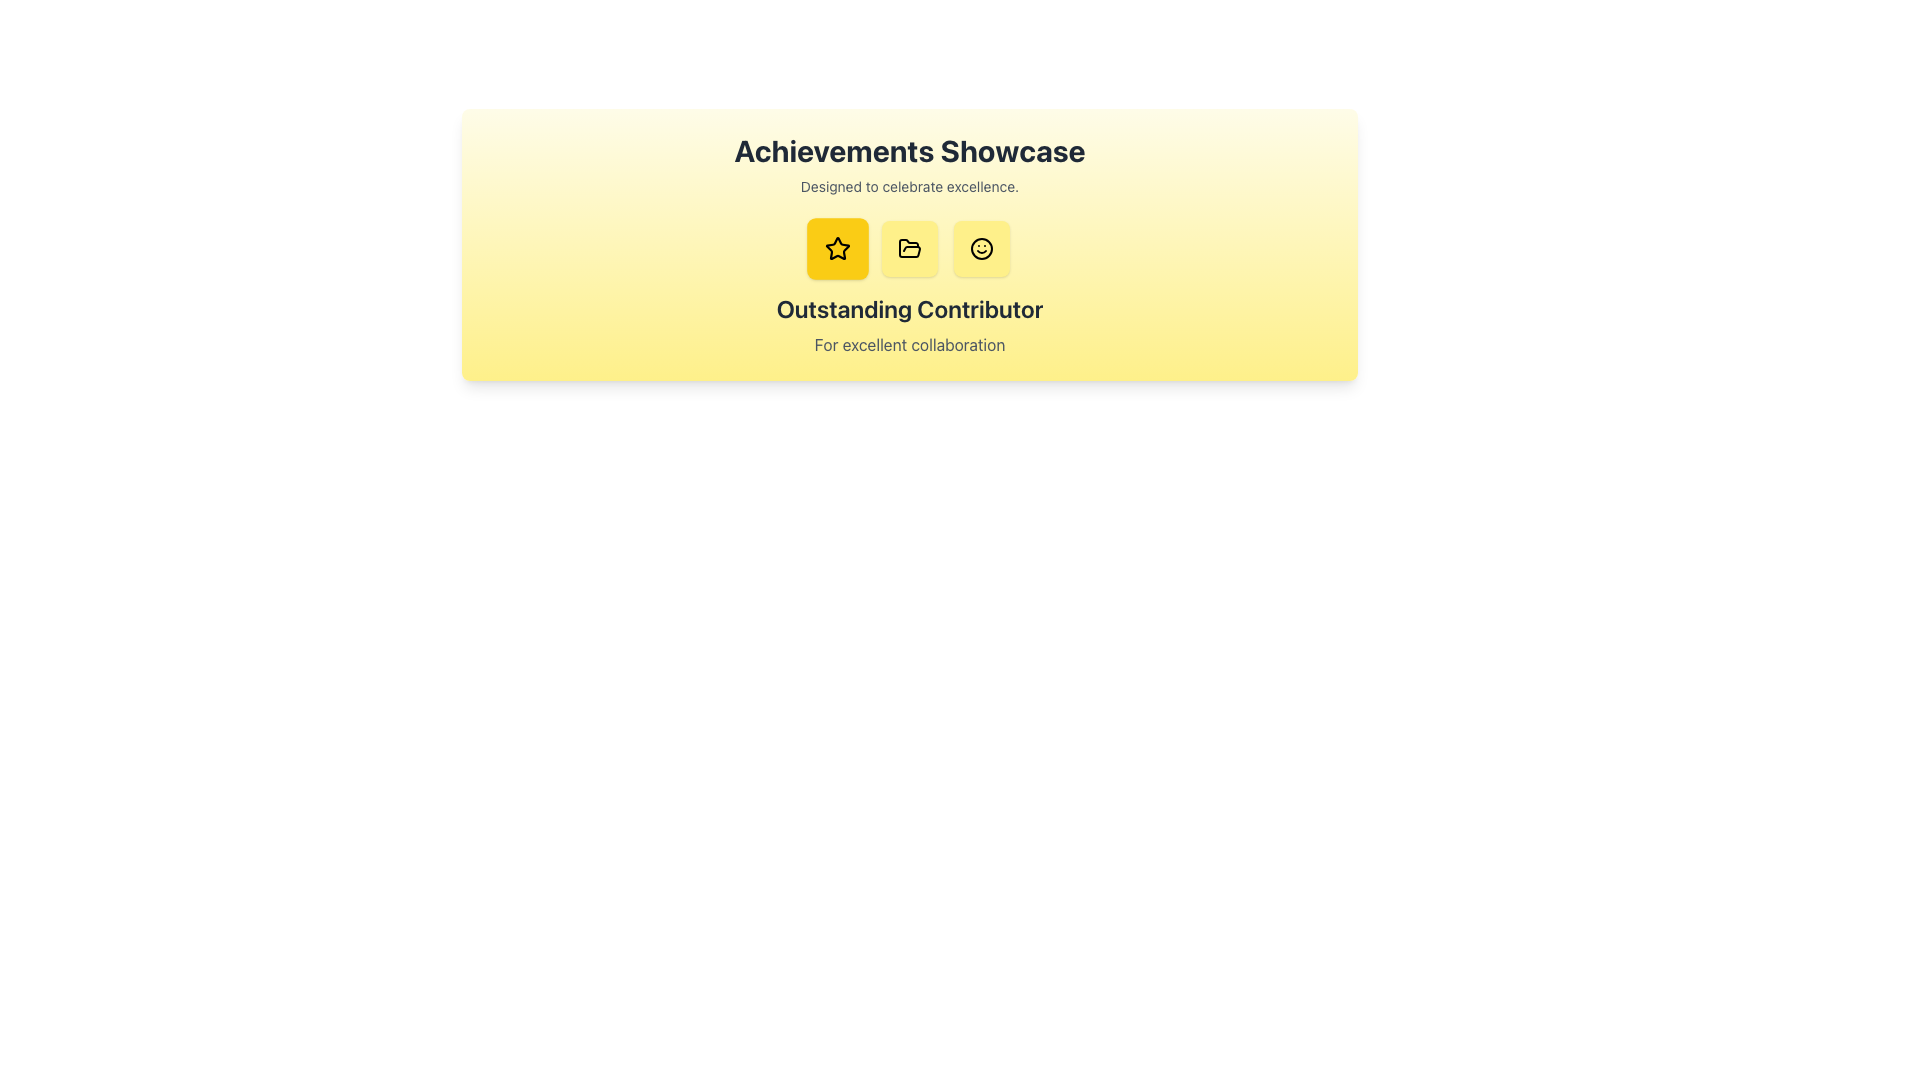 The height and width of the screenshot is (1080, 1920). Describe the element at coordinates (909, 186) in the screenshot. I see `the descriptive subtitle element located directly below the heading 'Achievements Showcase', which provides additional context or information` at that location.